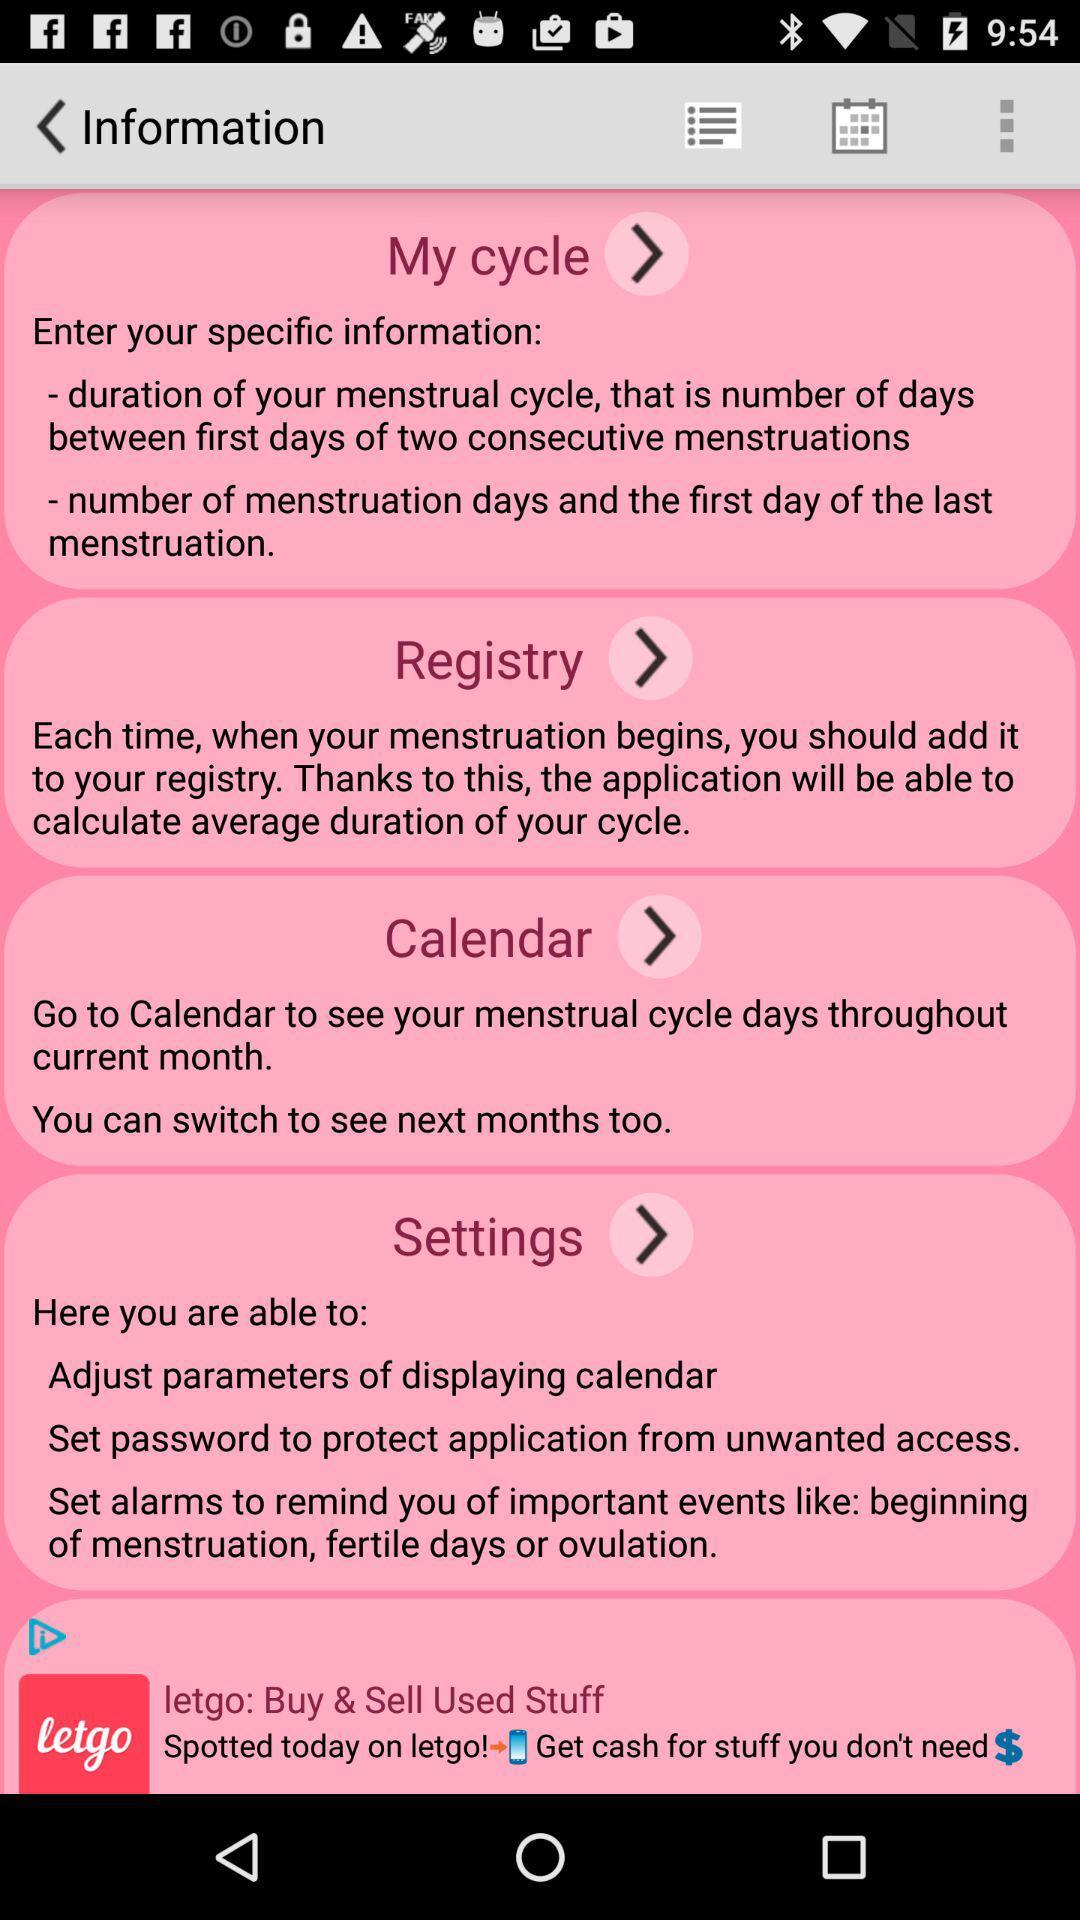 This screenshot has width=1080, height=1920. Describe the element at coordinates (650, 704) in the screenshot. I see `the arrow_forward icon` at that location.